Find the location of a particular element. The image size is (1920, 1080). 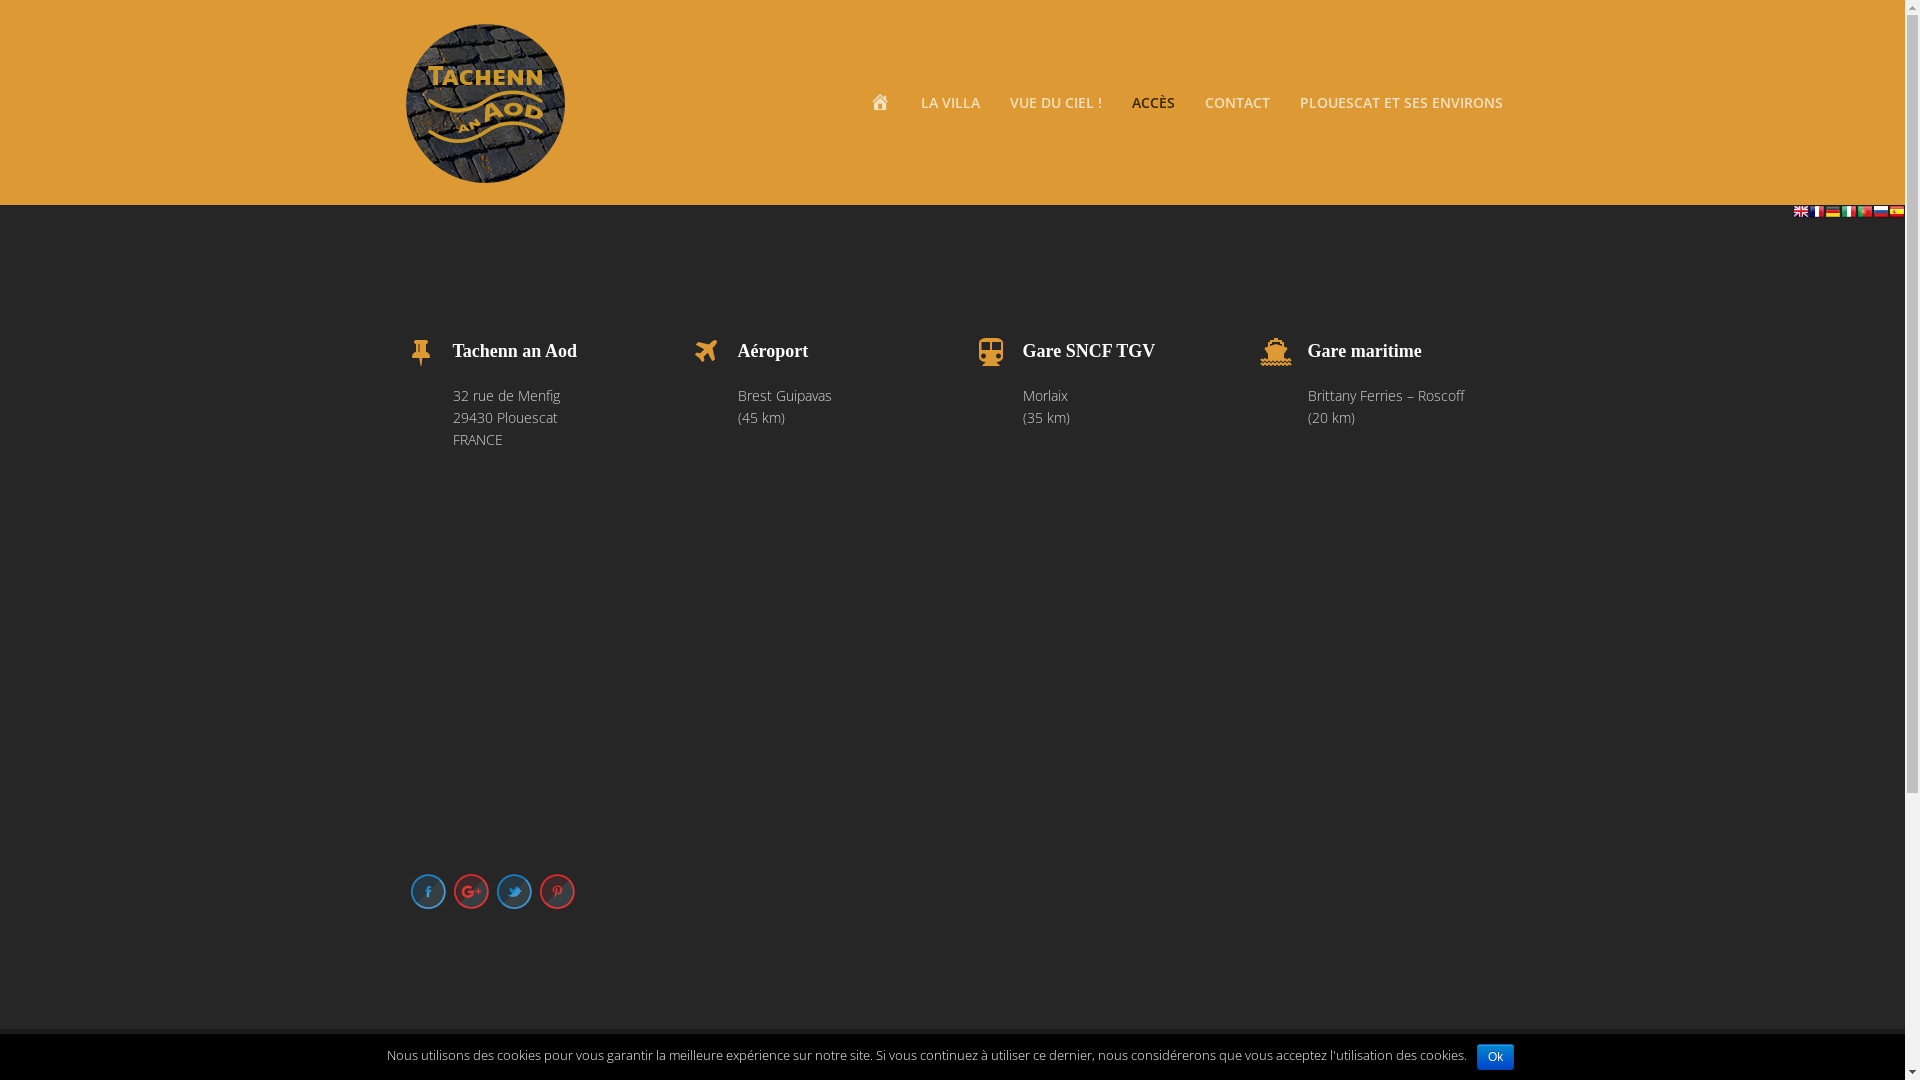

'Ok' is located at coordinates (1495, 1055).